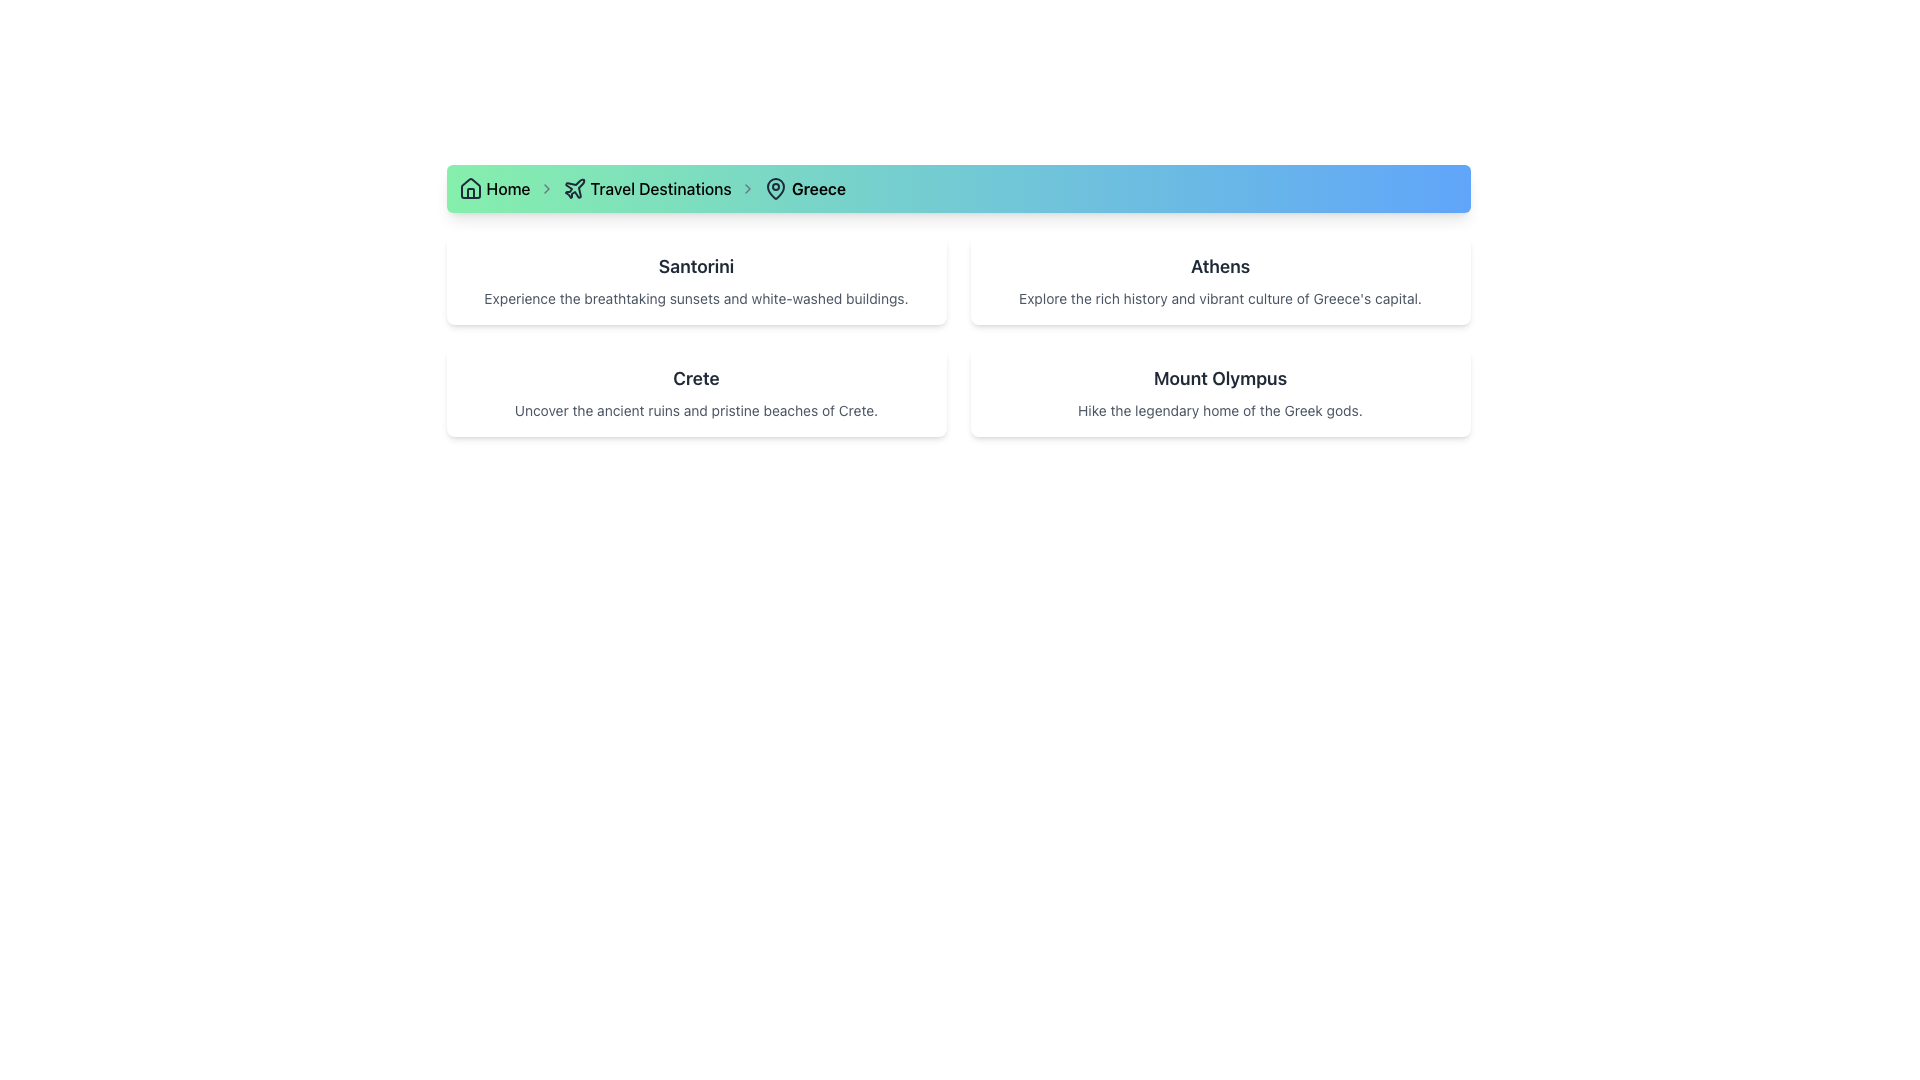  Describe the element at coordinates (1219, 410) in the screenshot. I see `information provided in the Text Label located below the main title 'Mount Olympus' within the card in the bottom right grid cell under the 'Greece' header` at that location.